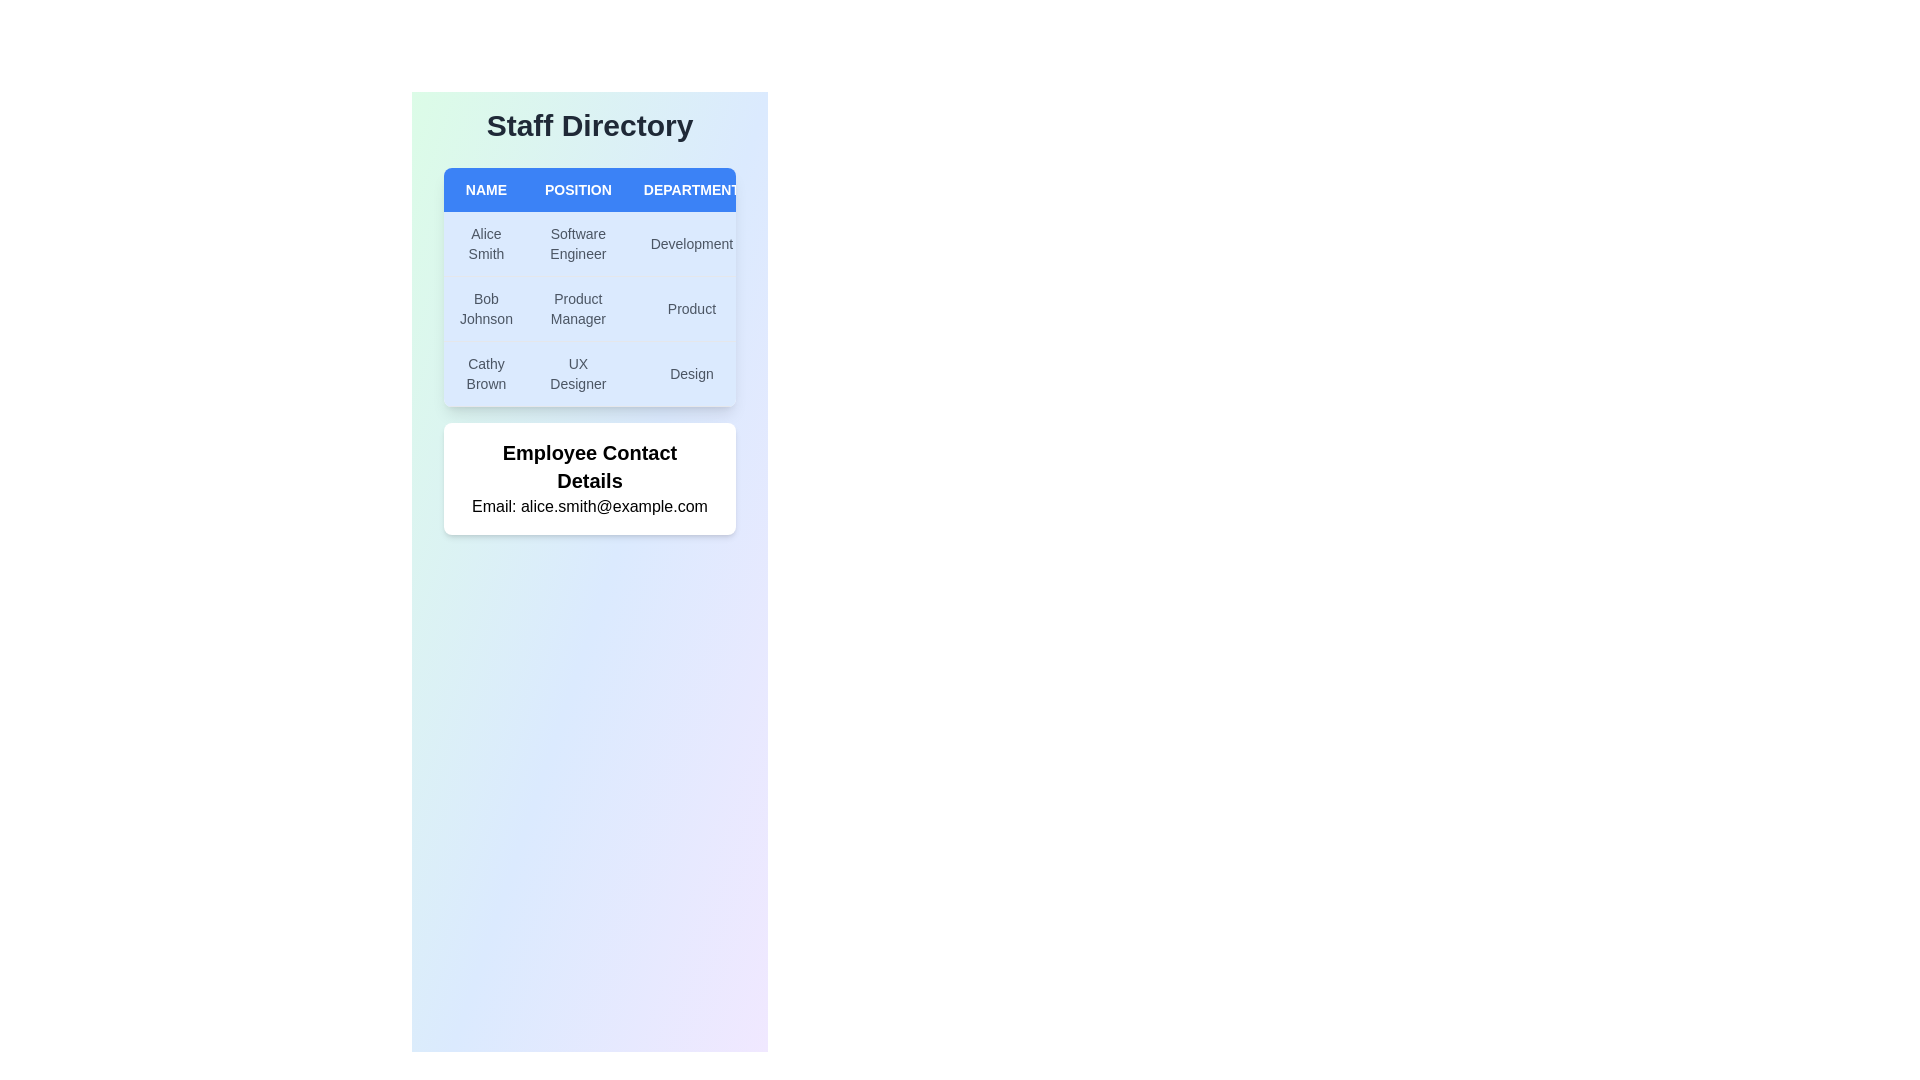 The width and height of the screenshot is (1920, 1080). What do you see at coordinates (589, 505) in the screenshot?
I see `the plain text containing the email 'alice.smith@example.com' within the 'Employee Contact Details' card by clicking on it` at bounding box center [589, 505].